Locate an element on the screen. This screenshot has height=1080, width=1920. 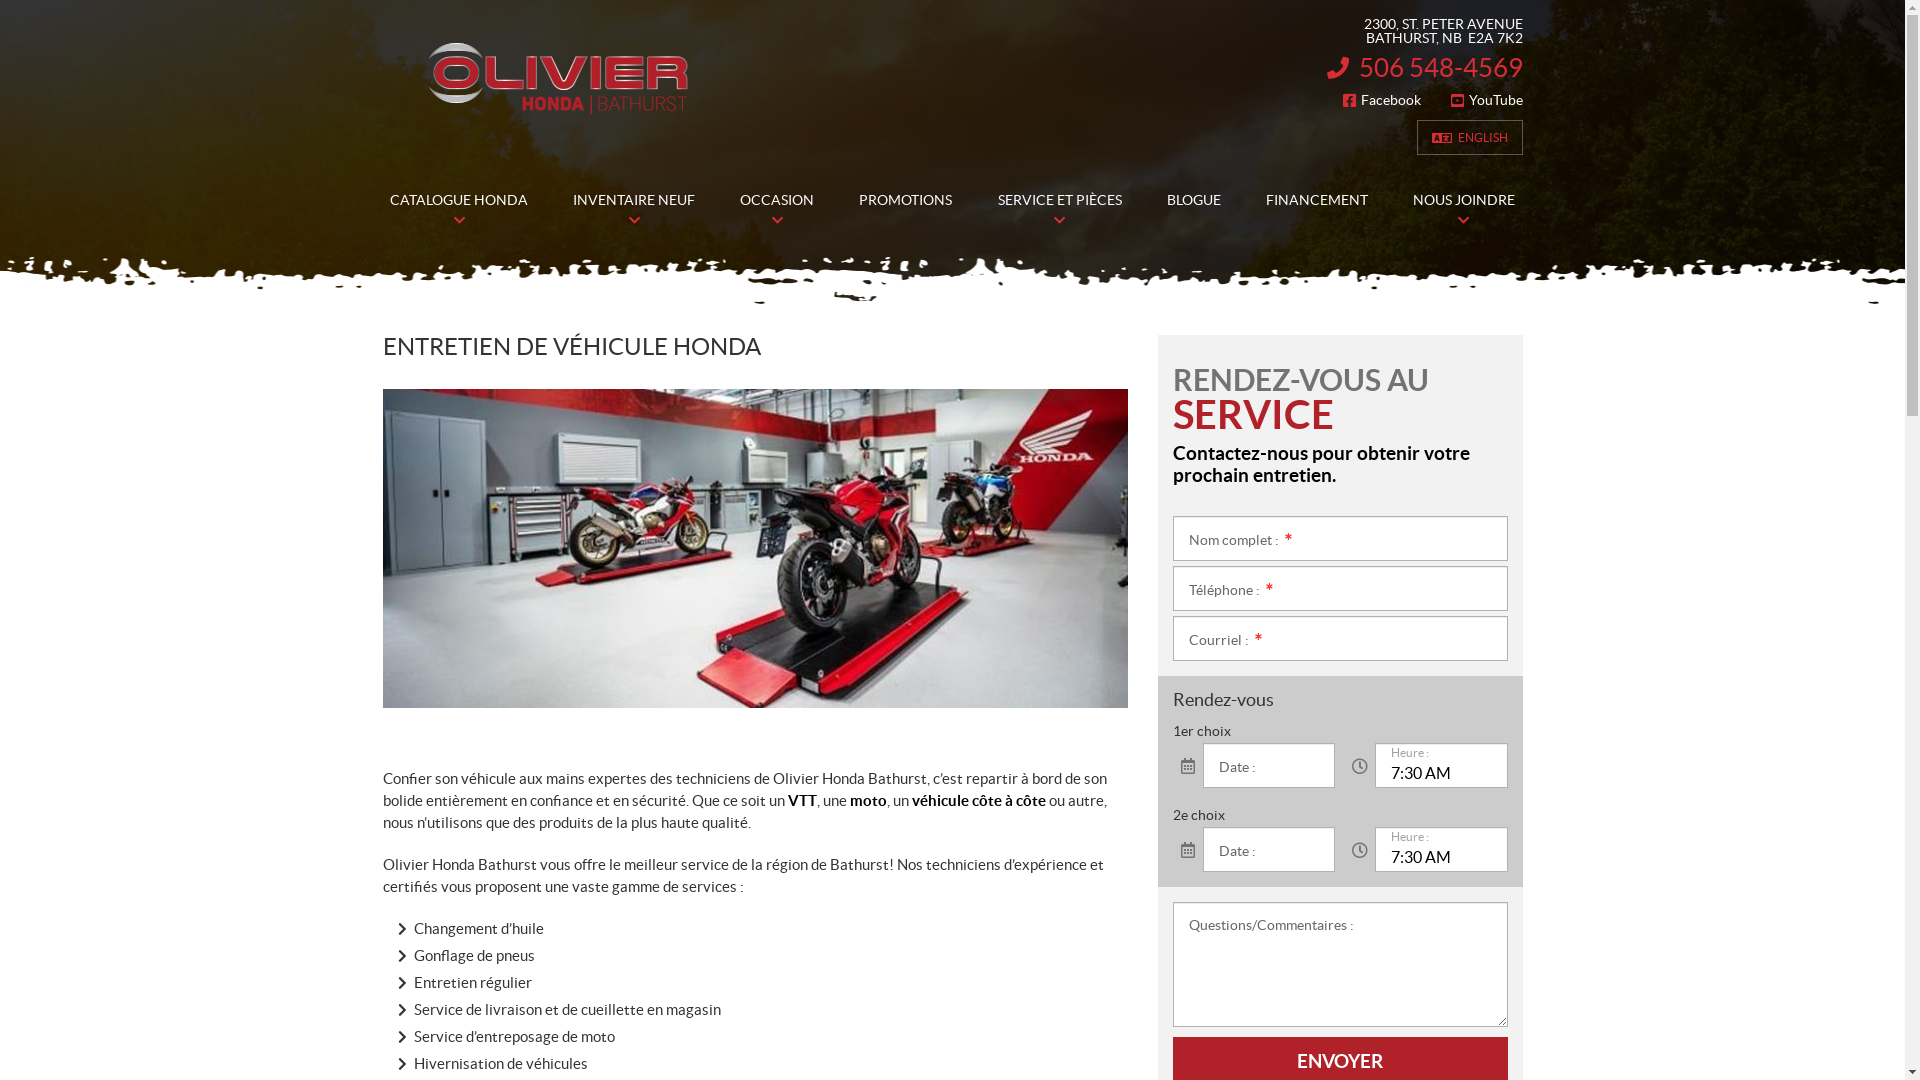
'INVENTAIRE NEUF' is located at coordinates (633, 200).